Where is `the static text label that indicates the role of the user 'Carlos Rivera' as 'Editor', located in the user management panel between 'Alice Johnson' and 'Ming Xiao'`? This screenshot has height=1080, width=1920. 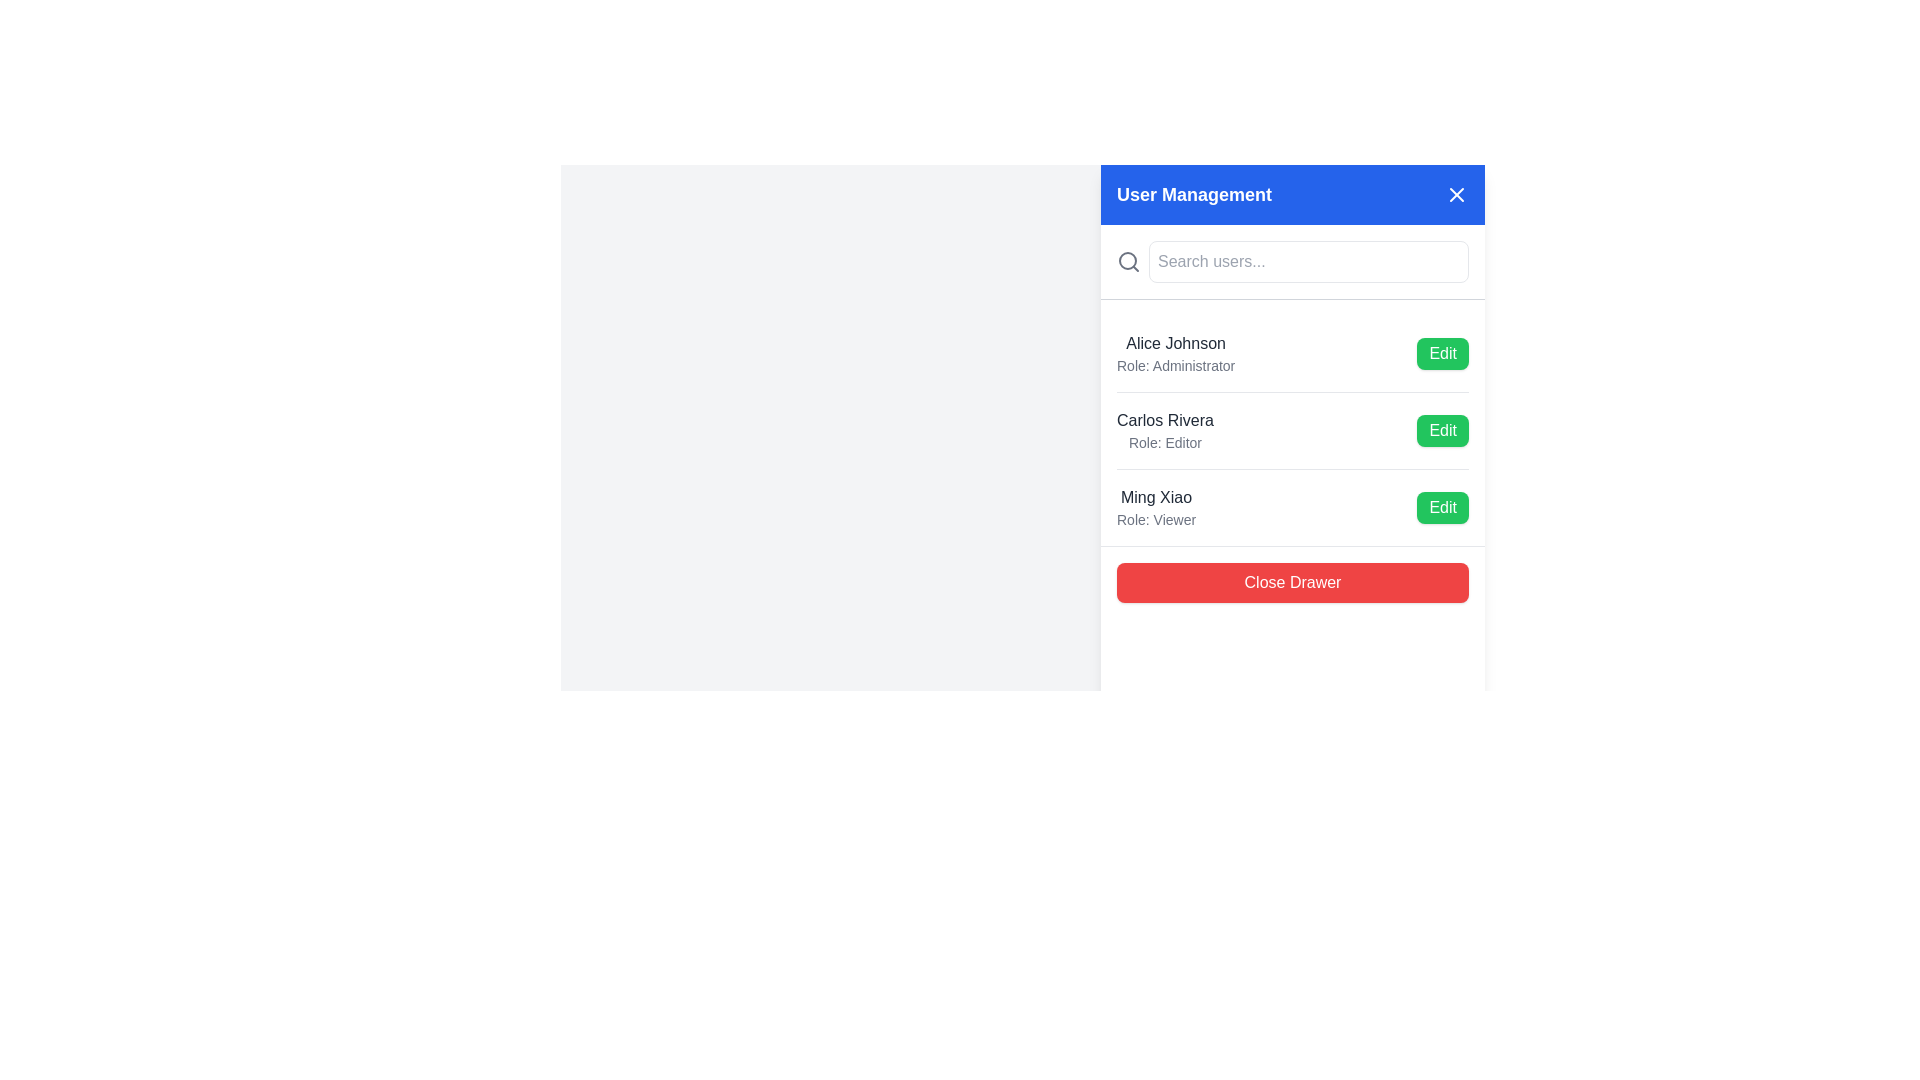
the static text label that indicates the role of the user 'Carlos Rivera' as 'Editor', located in the user management panel between 'Alice Johnson' and 'Ming Xiao' is located at coordinates (1165, 442).